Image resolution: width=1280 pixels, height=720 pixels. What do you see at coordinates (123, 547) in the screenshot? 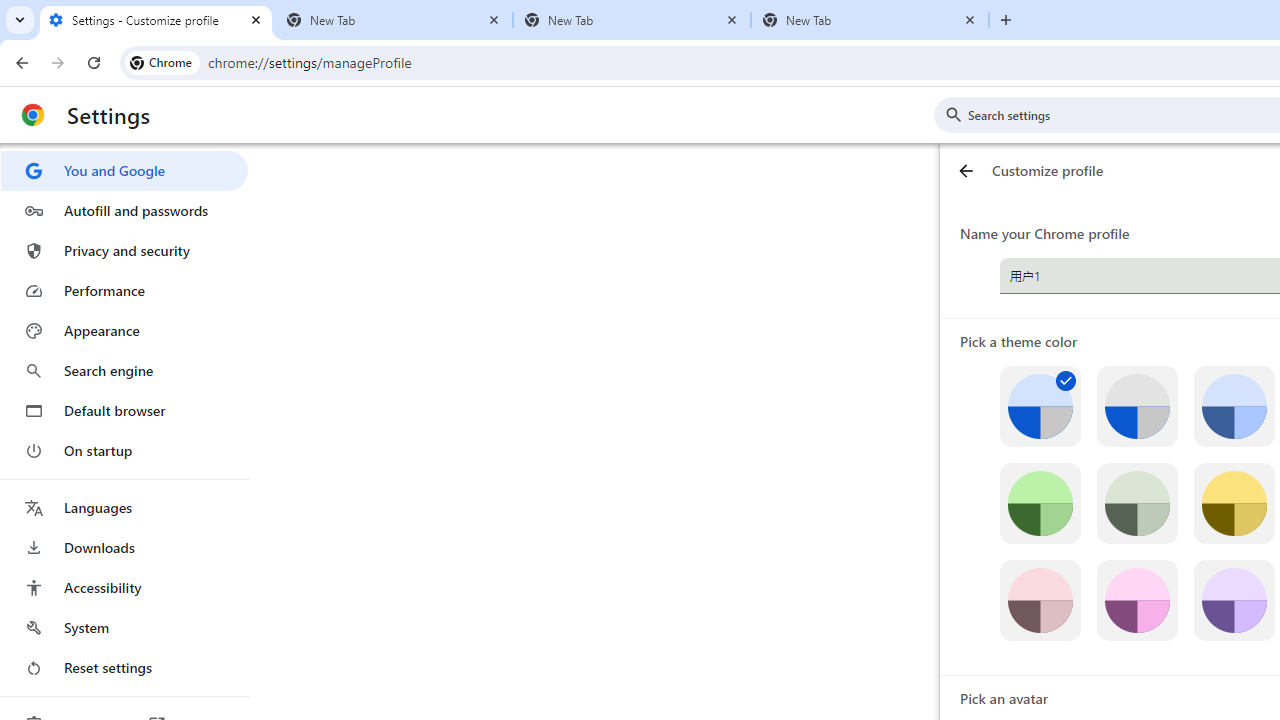
I see `'Downloads'` at bounding box center [123, 547].